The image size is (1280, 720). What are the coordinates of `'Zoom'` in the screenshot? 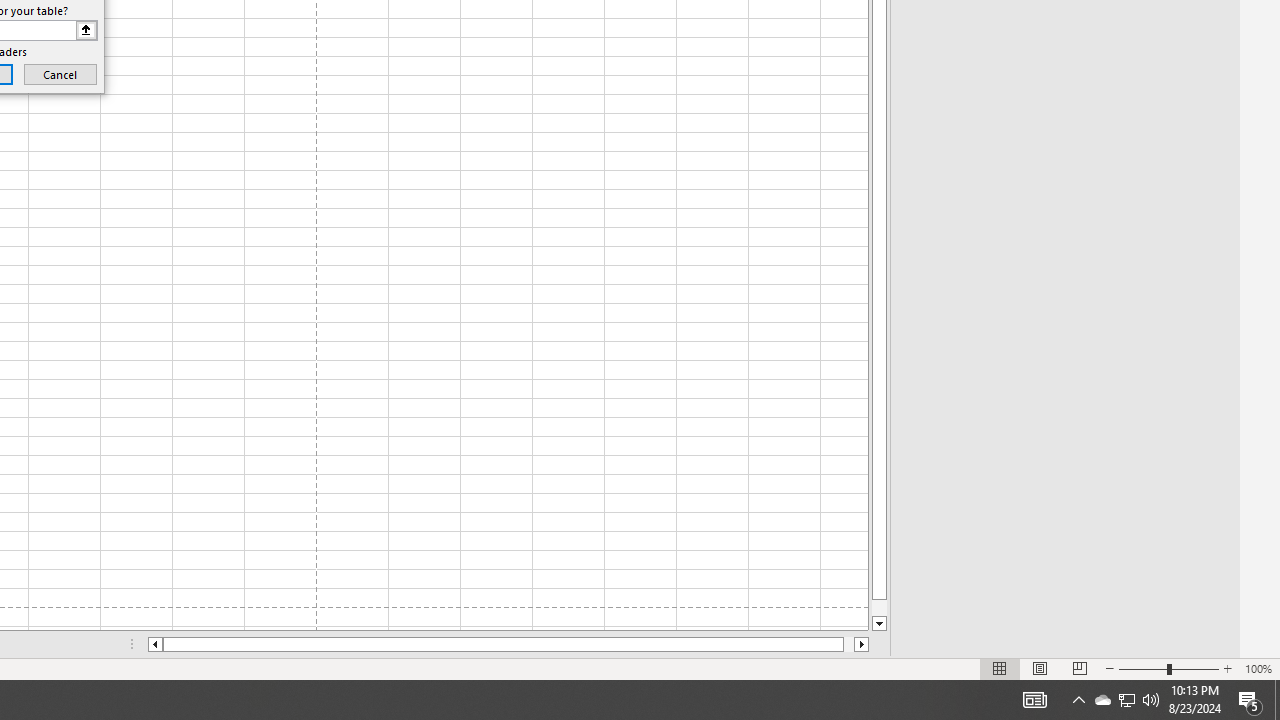 It's located at (1168, 669).